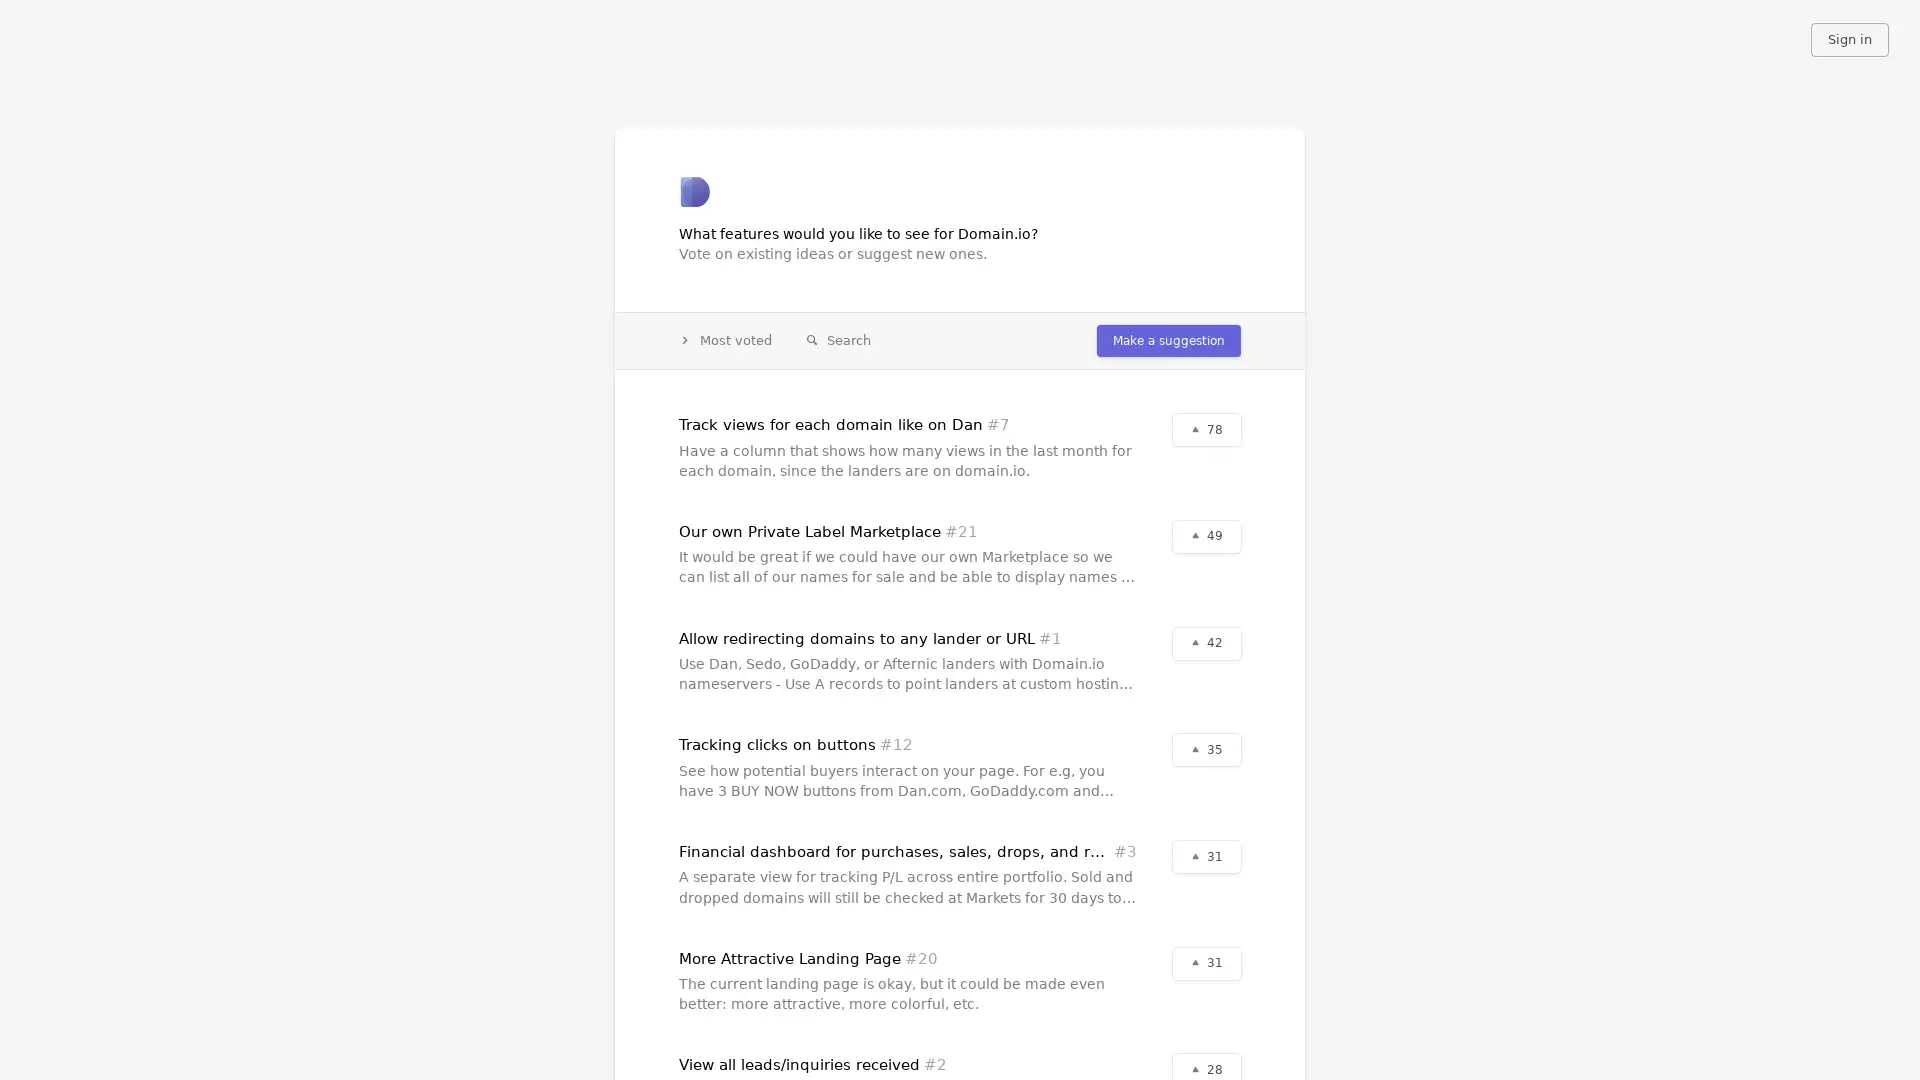  Describe the element at coordinates (1205, 428) in the screenshot. I see `78` at that location.